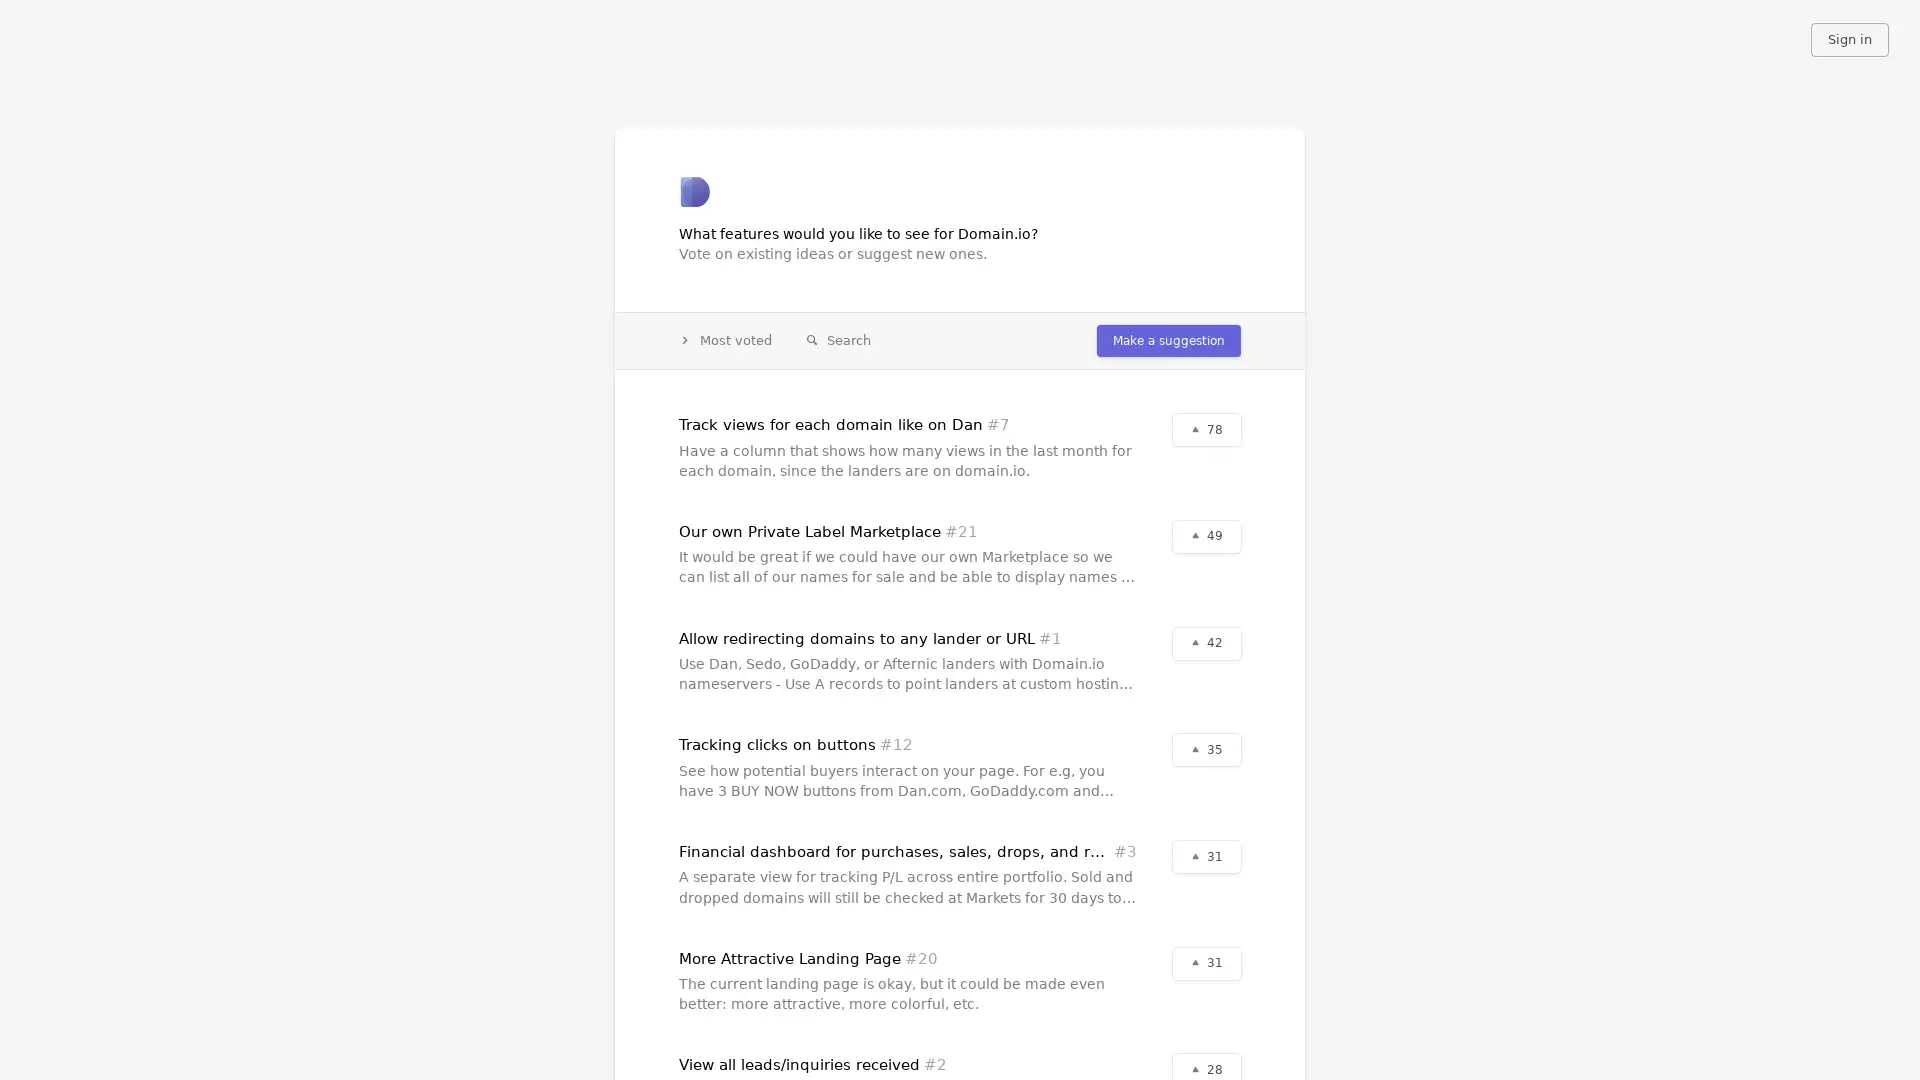  Describe the element at coordinates (1205, 428) in the screenshot. I see `78` at that location.